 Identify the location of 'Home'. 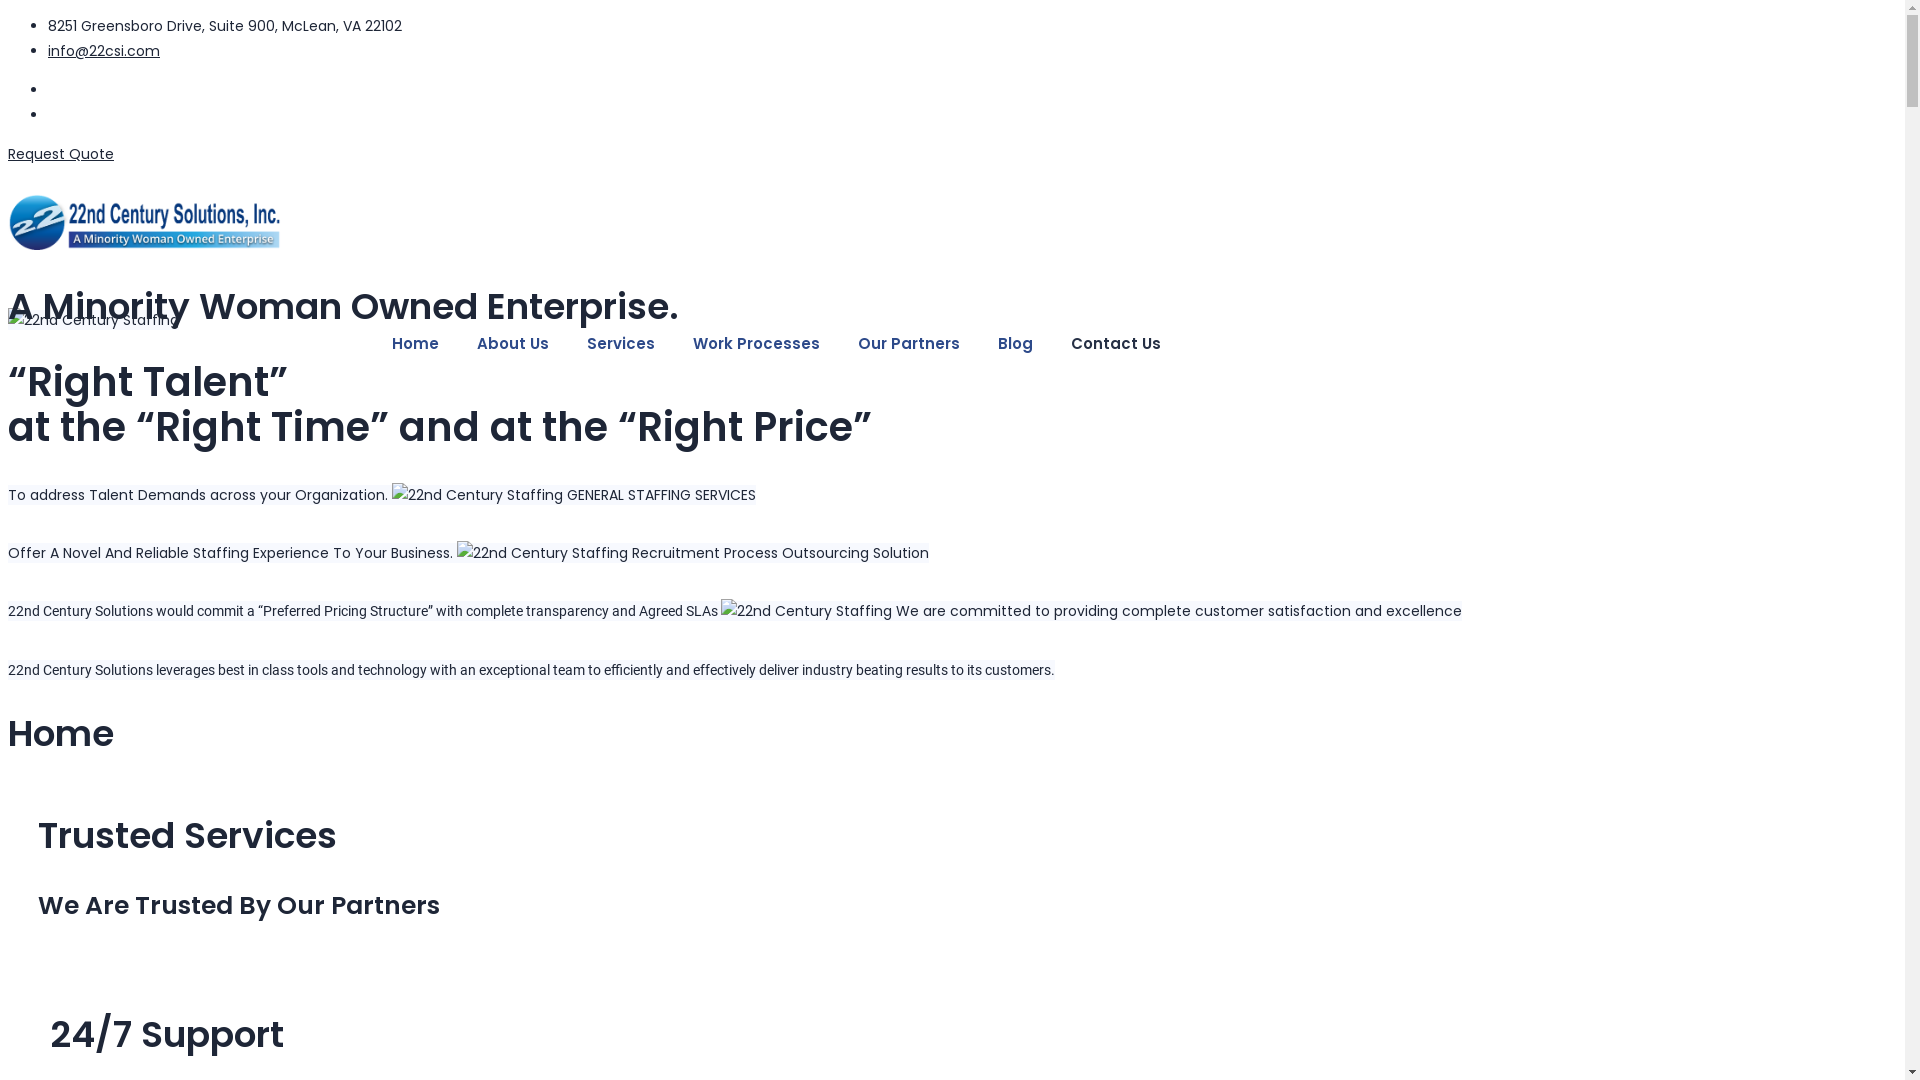
(414, 342).